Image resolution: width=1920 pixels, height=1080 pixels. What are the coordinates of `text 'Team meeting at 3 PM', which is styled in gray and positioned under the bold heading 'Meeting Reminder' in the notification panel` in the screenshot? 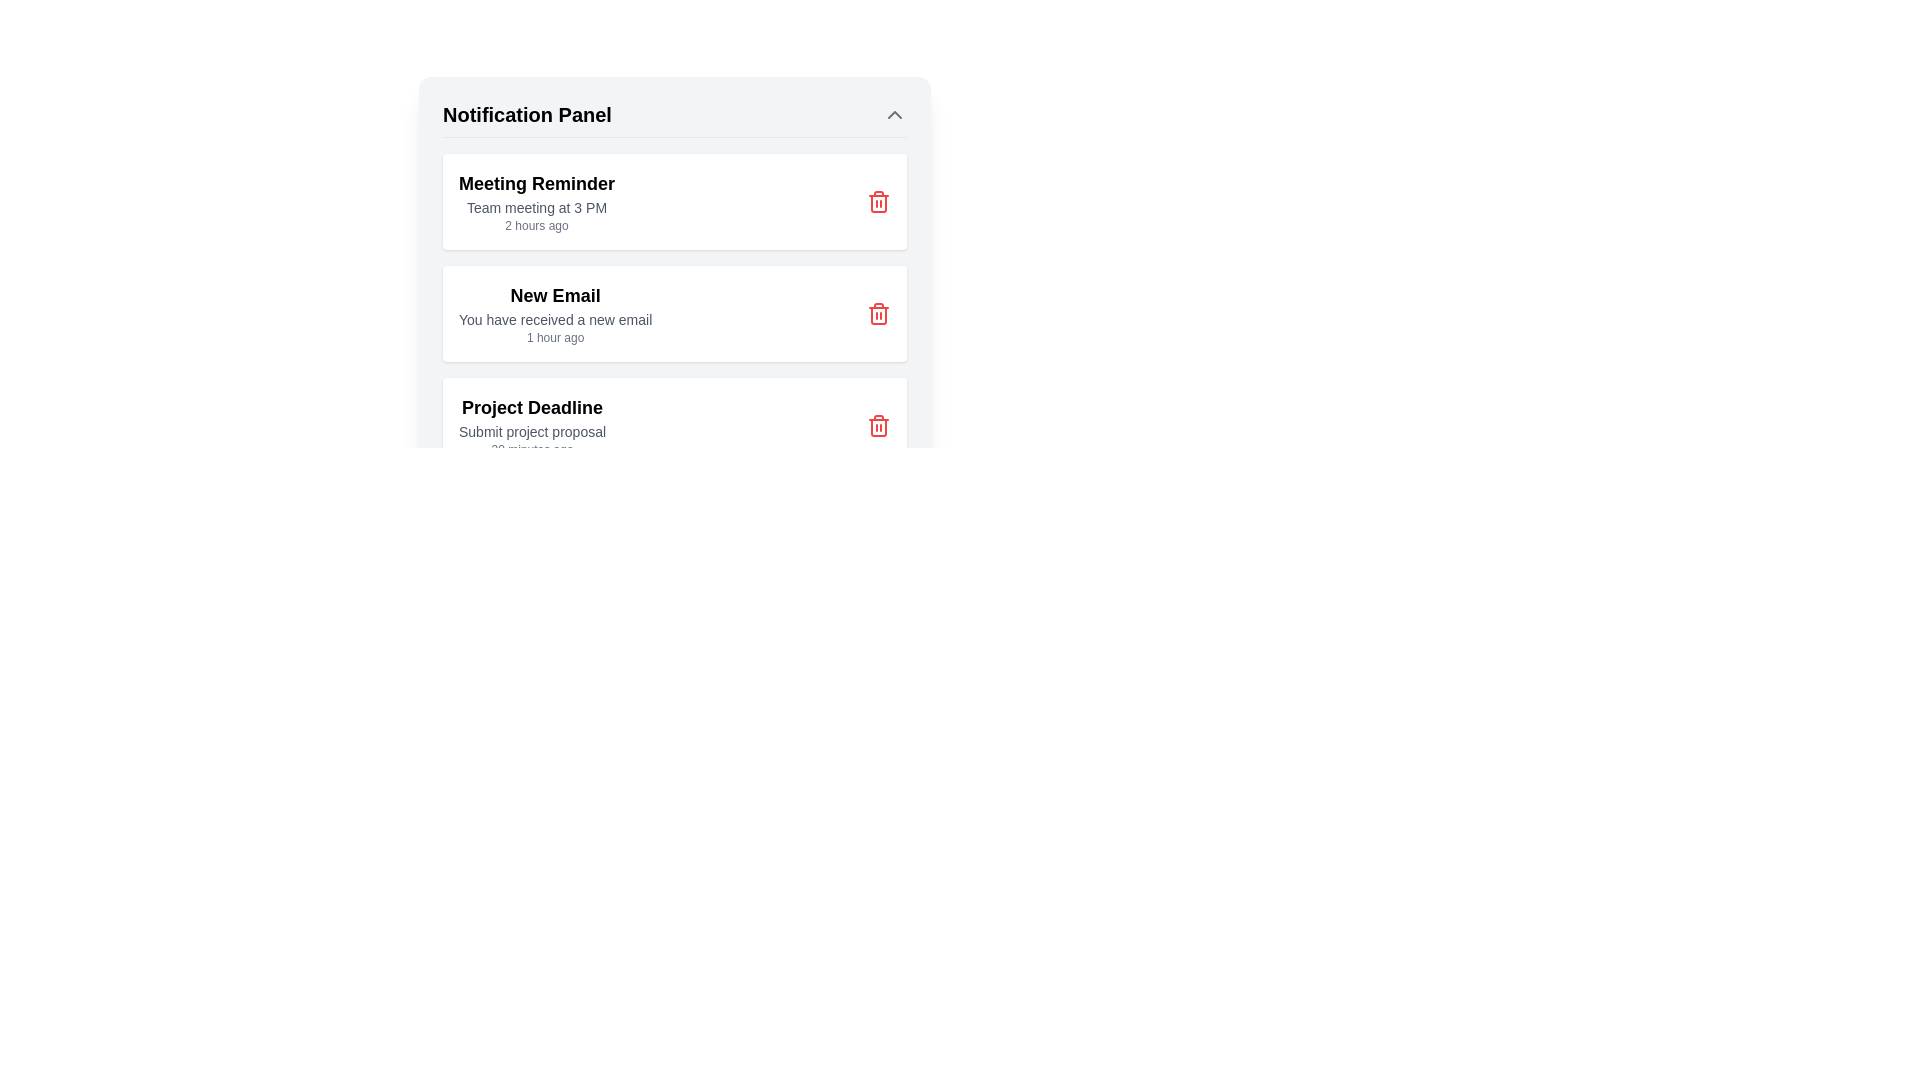 It's located at (537, 208).